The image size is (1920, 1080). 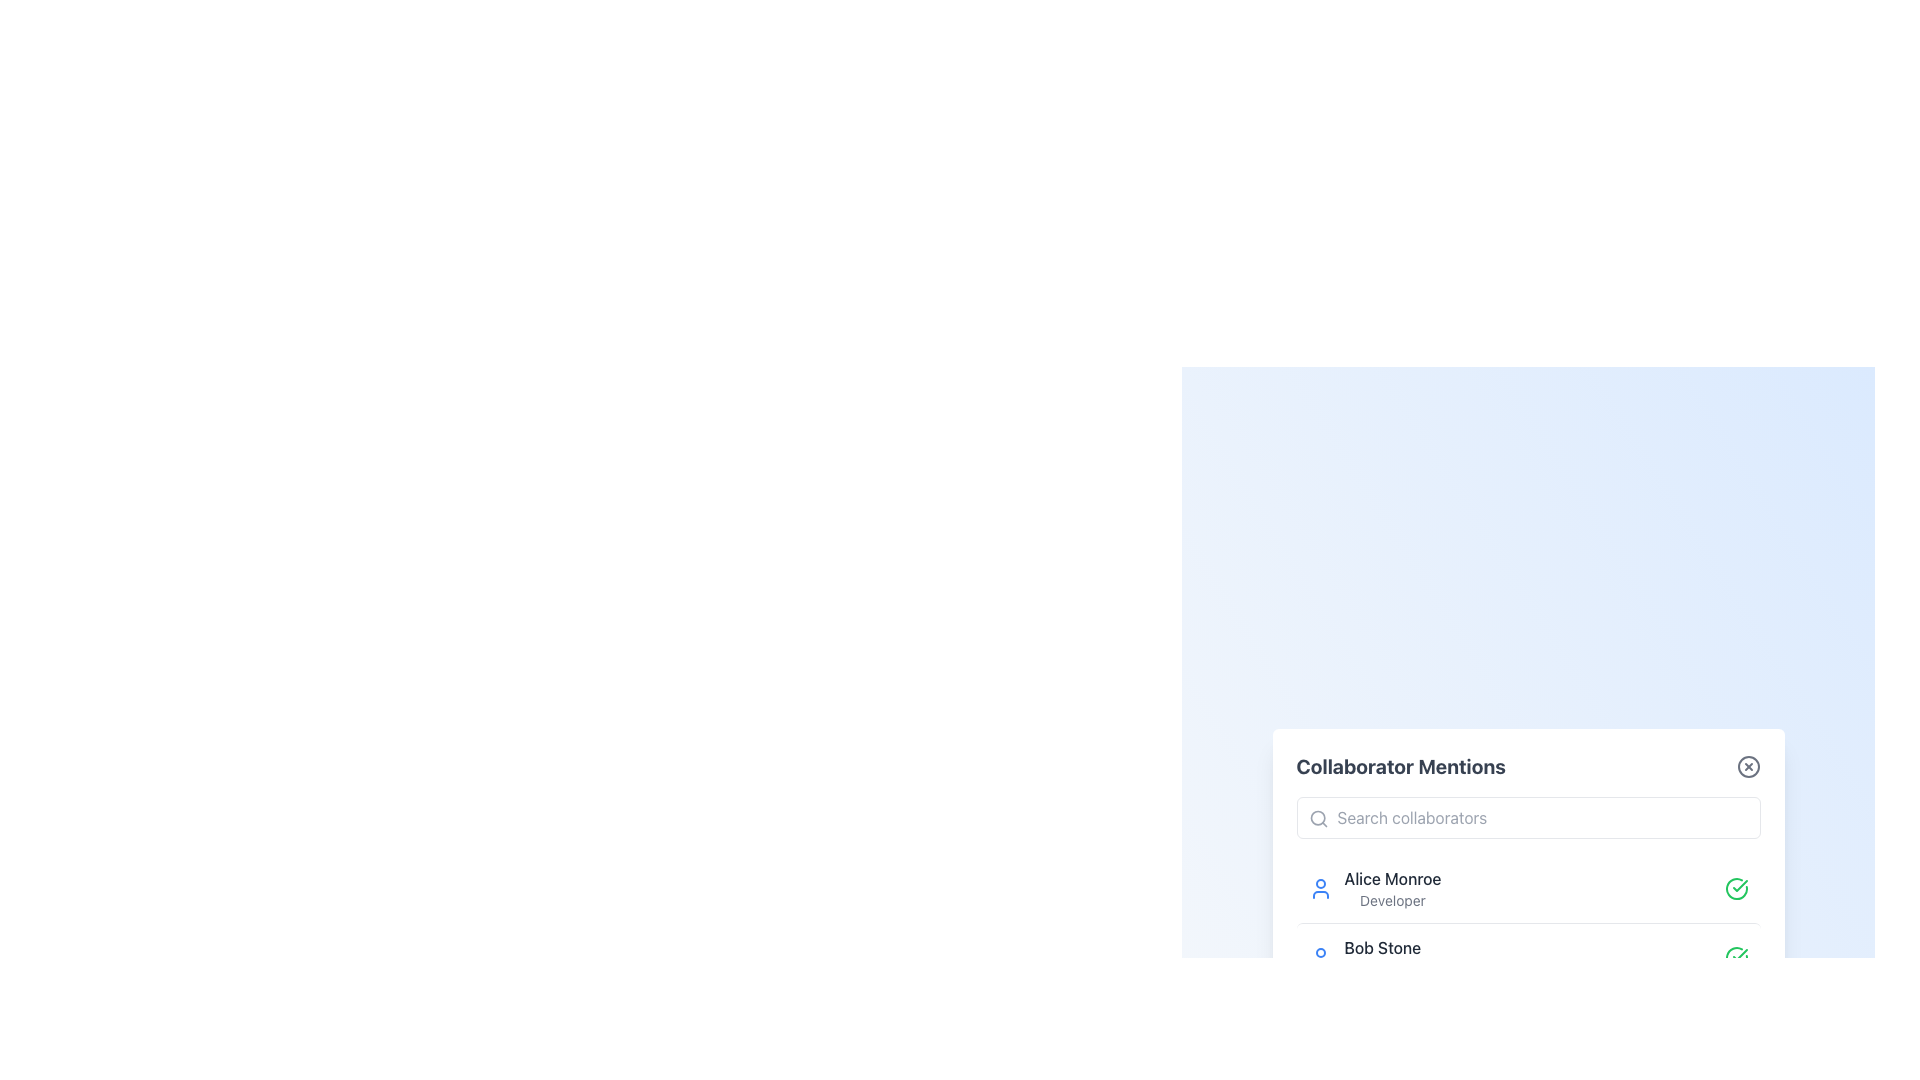 I want to click on the text label displaying 'Bob Stone', which is located in the user list under 'Collaborator Mentions', to interact with associated elements nearby, so click(x=1381, y=947).